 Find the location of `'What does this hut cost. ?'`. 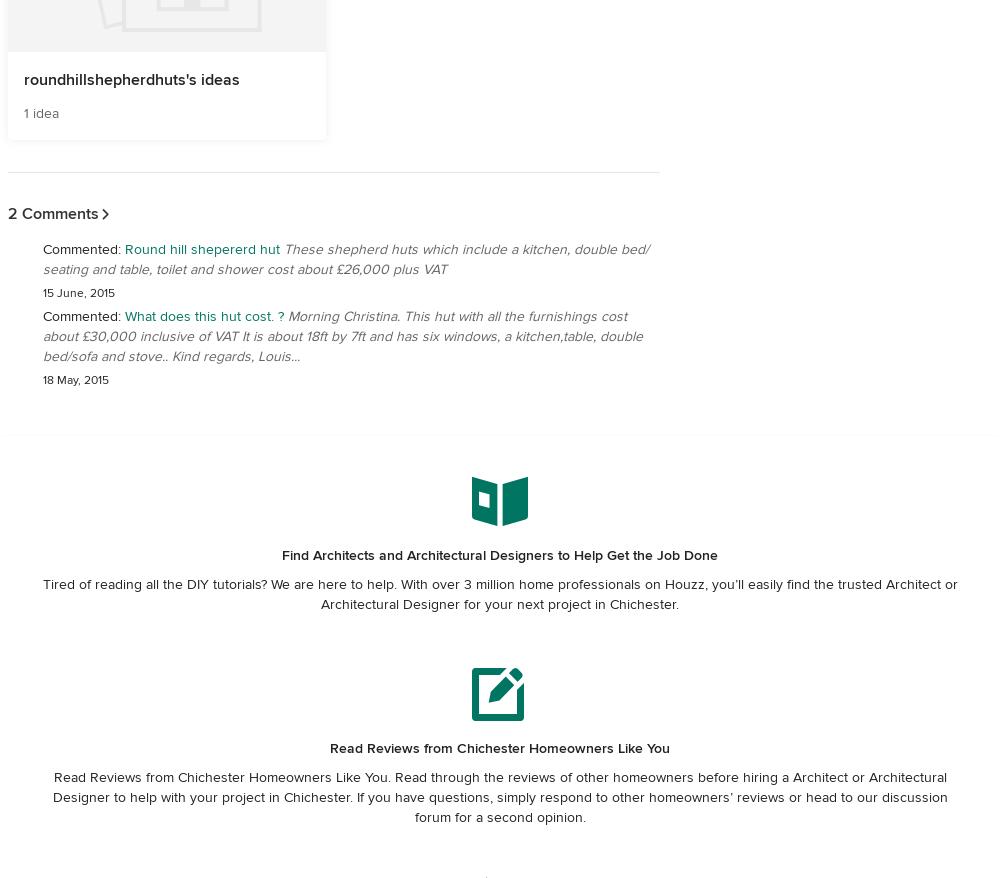

'What does this hut cost. ?' is located at coordinates (125, 316).